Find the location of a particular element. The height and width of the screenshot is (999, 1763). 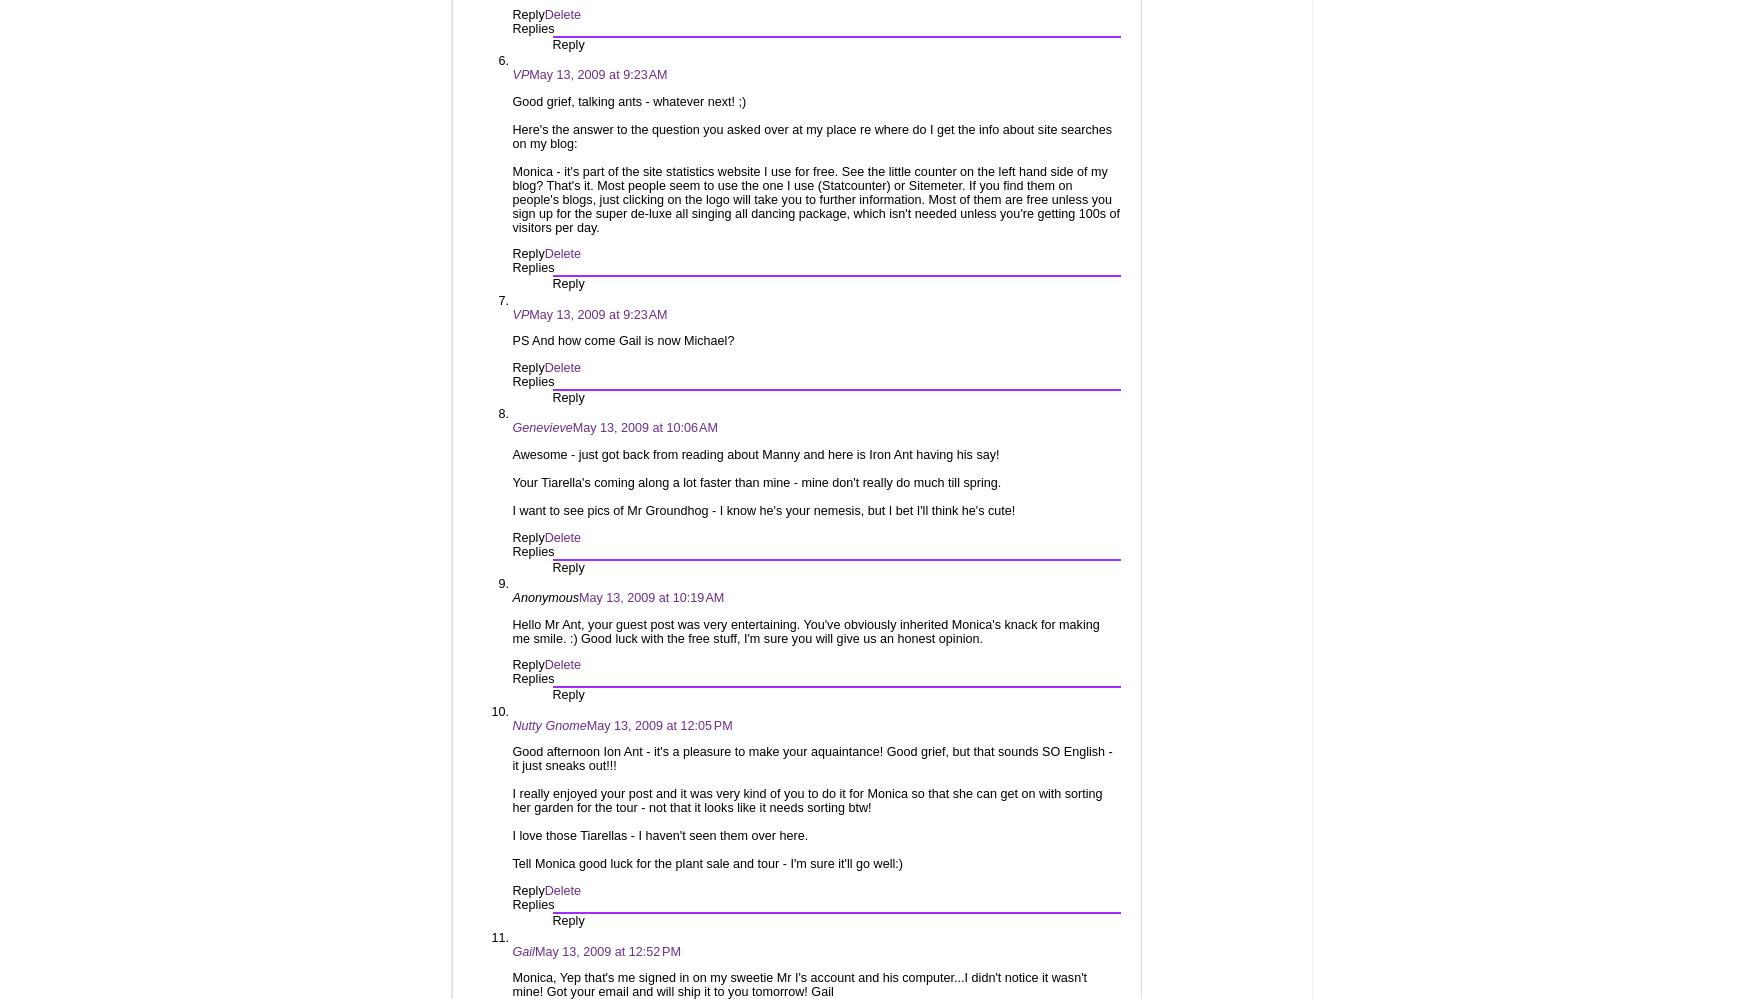

'May 13, 2009 at 10:06 AM' is located at coordinates (645, 426).